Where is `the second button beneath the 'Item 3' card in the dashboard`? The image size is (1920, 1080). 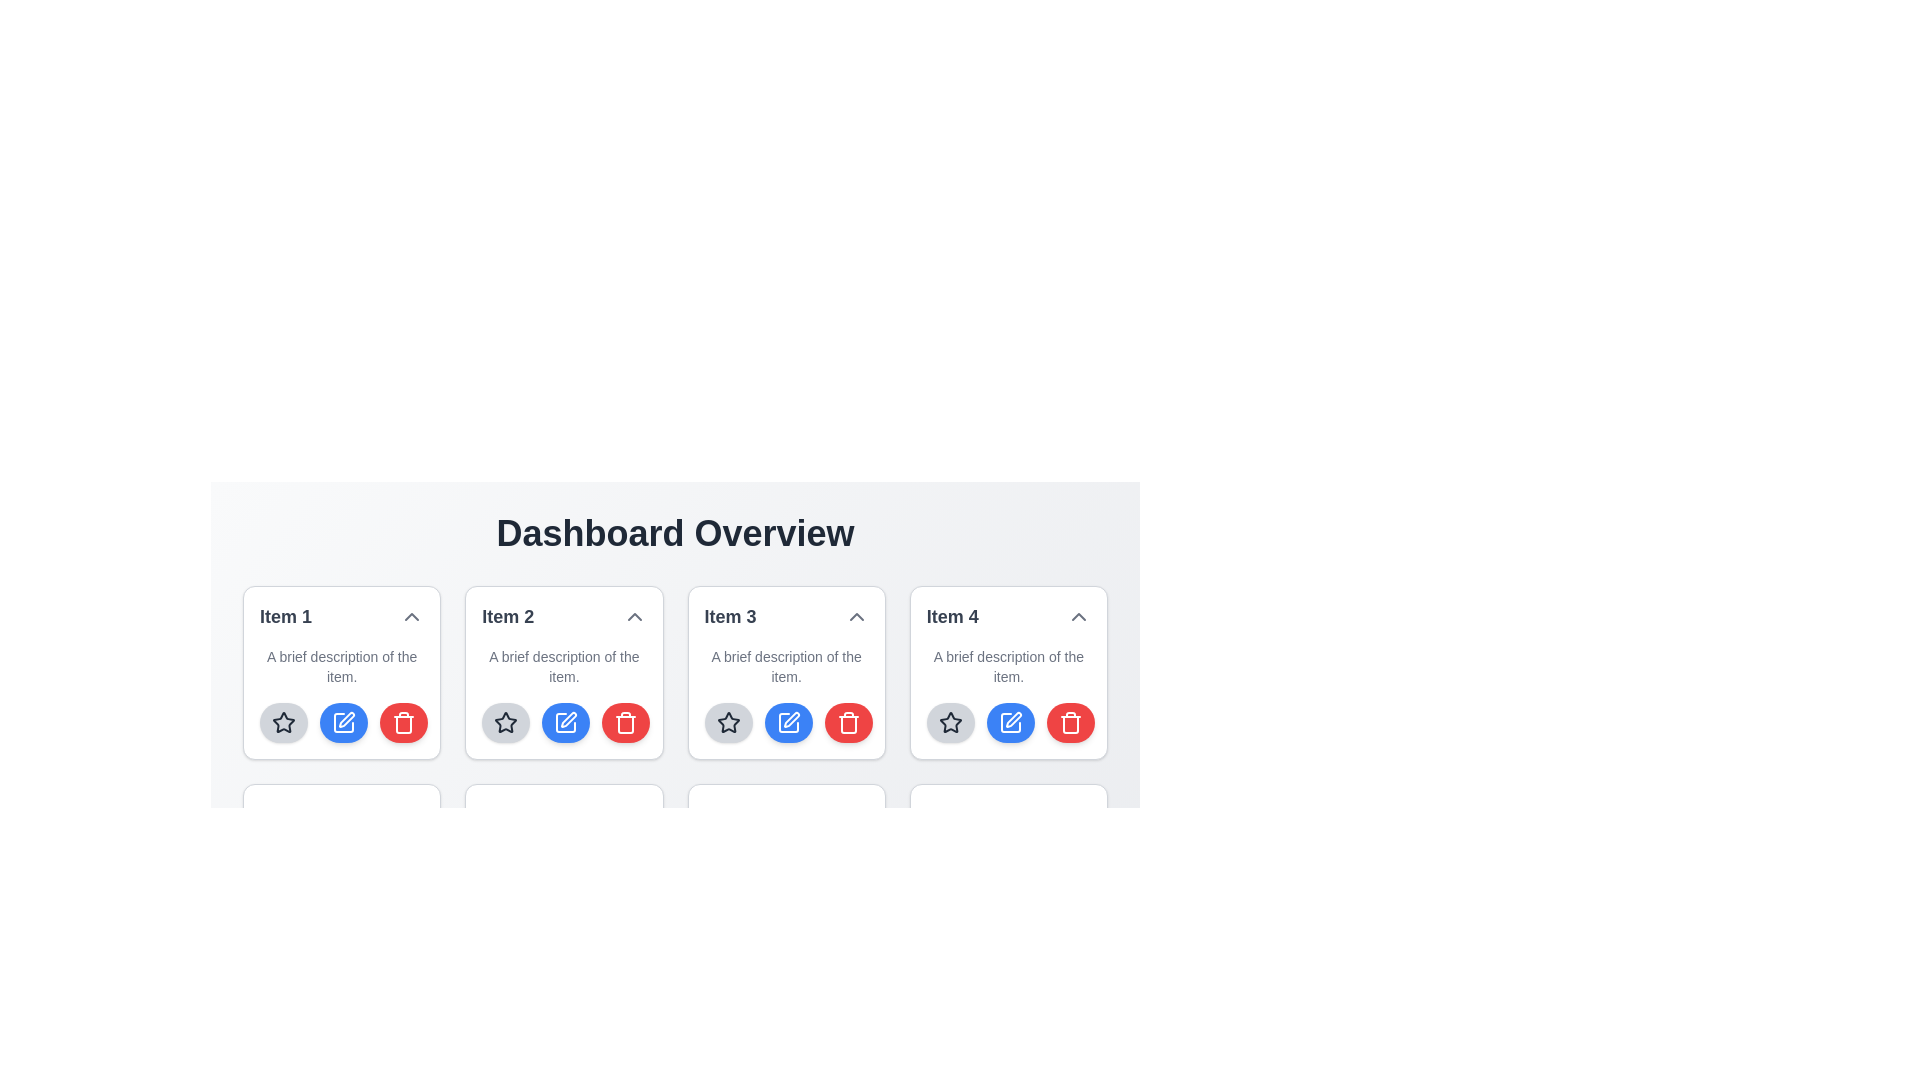
the second button beneath the 'Item 3' card in the dashboard is located at coordinates (787, 722).